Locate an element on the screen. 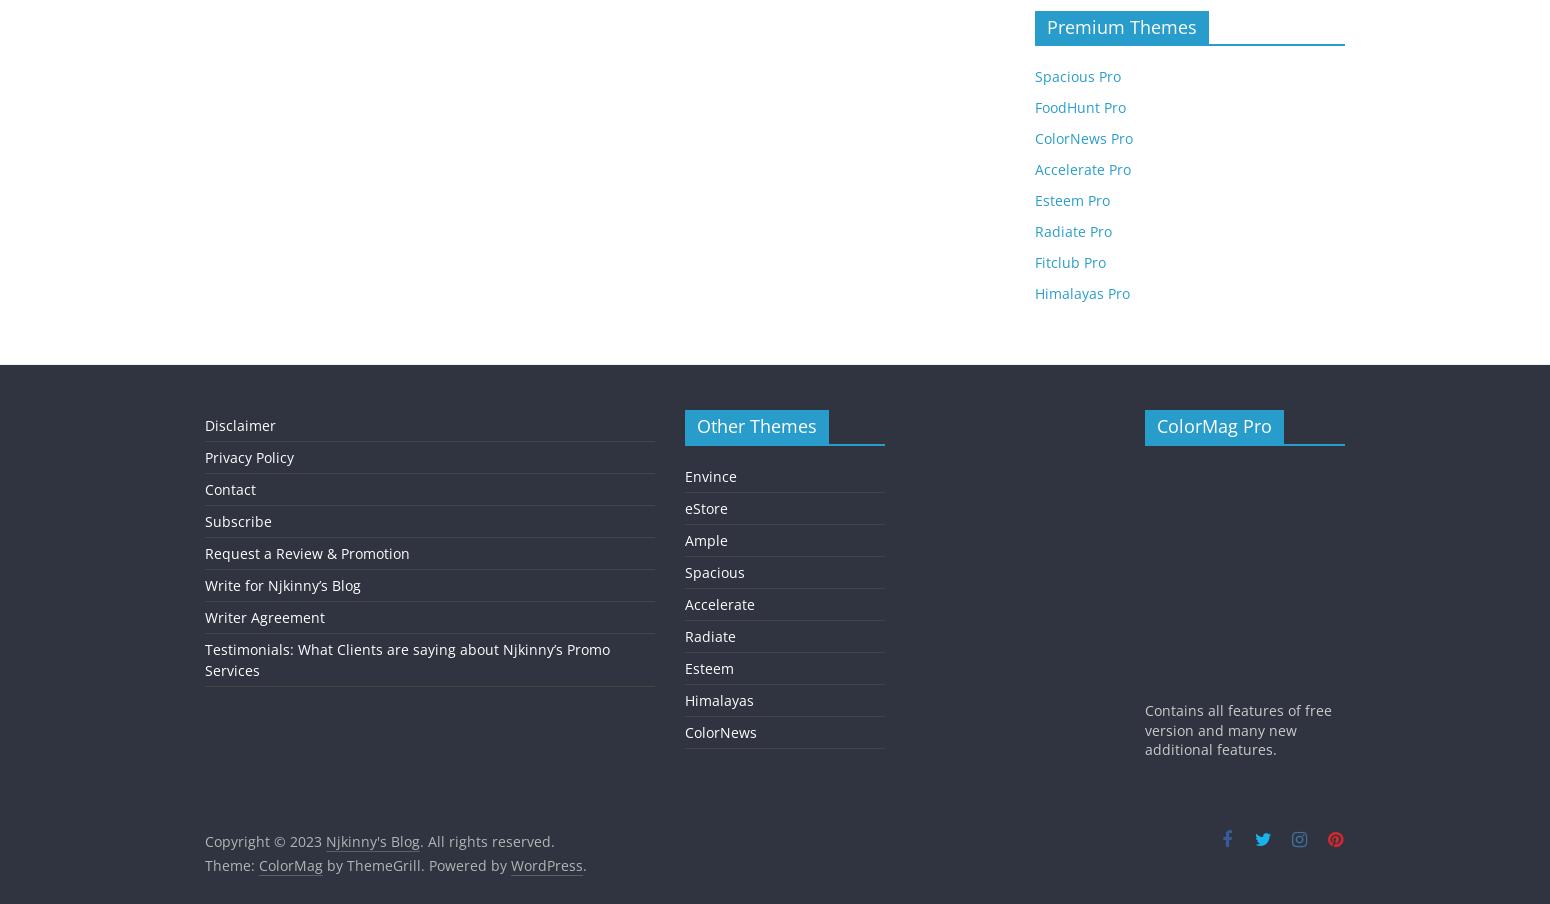 The height and width of the screenshot is (904, 1550). 'Envince' is located at coordinates (710, 474).